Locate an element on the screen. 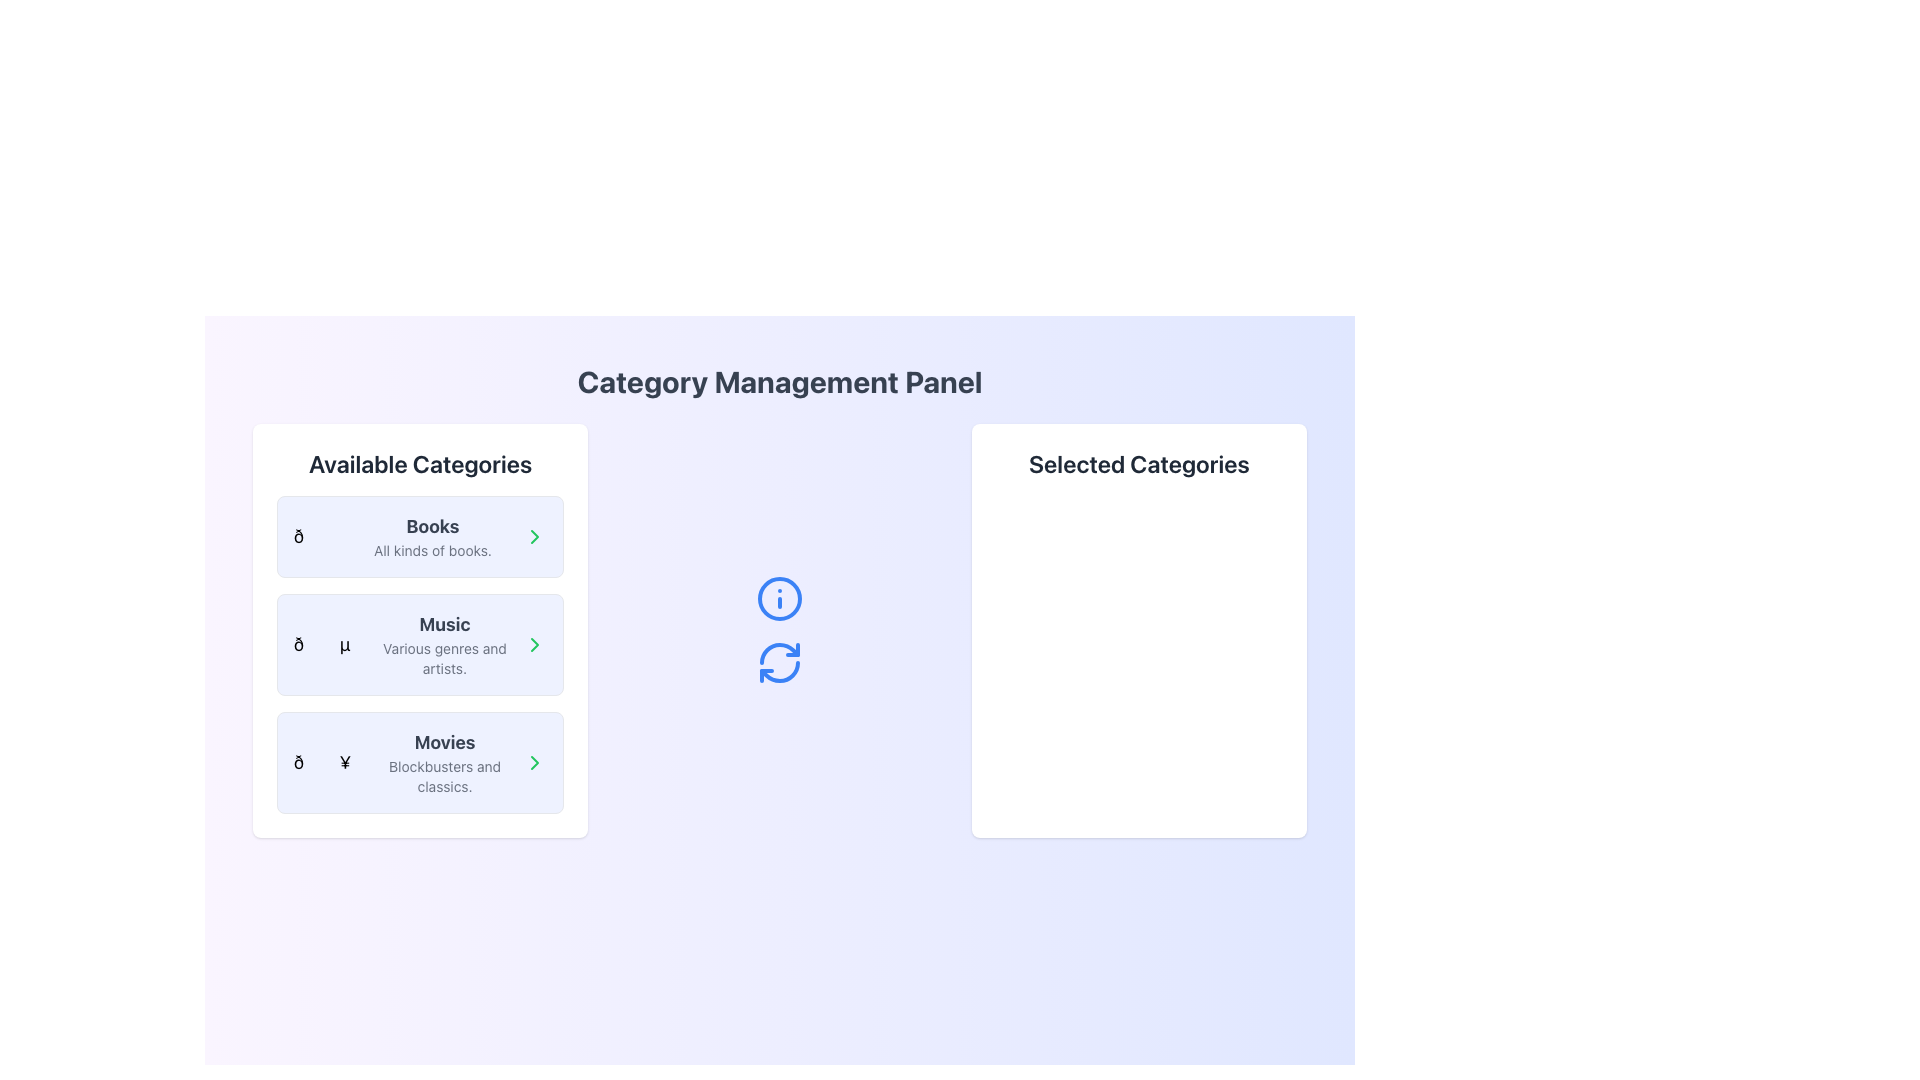 This screenshot has height=1080, width=1920. the Text group within the first card of the 'Available Categories' section is located at coordinates (431, 535).